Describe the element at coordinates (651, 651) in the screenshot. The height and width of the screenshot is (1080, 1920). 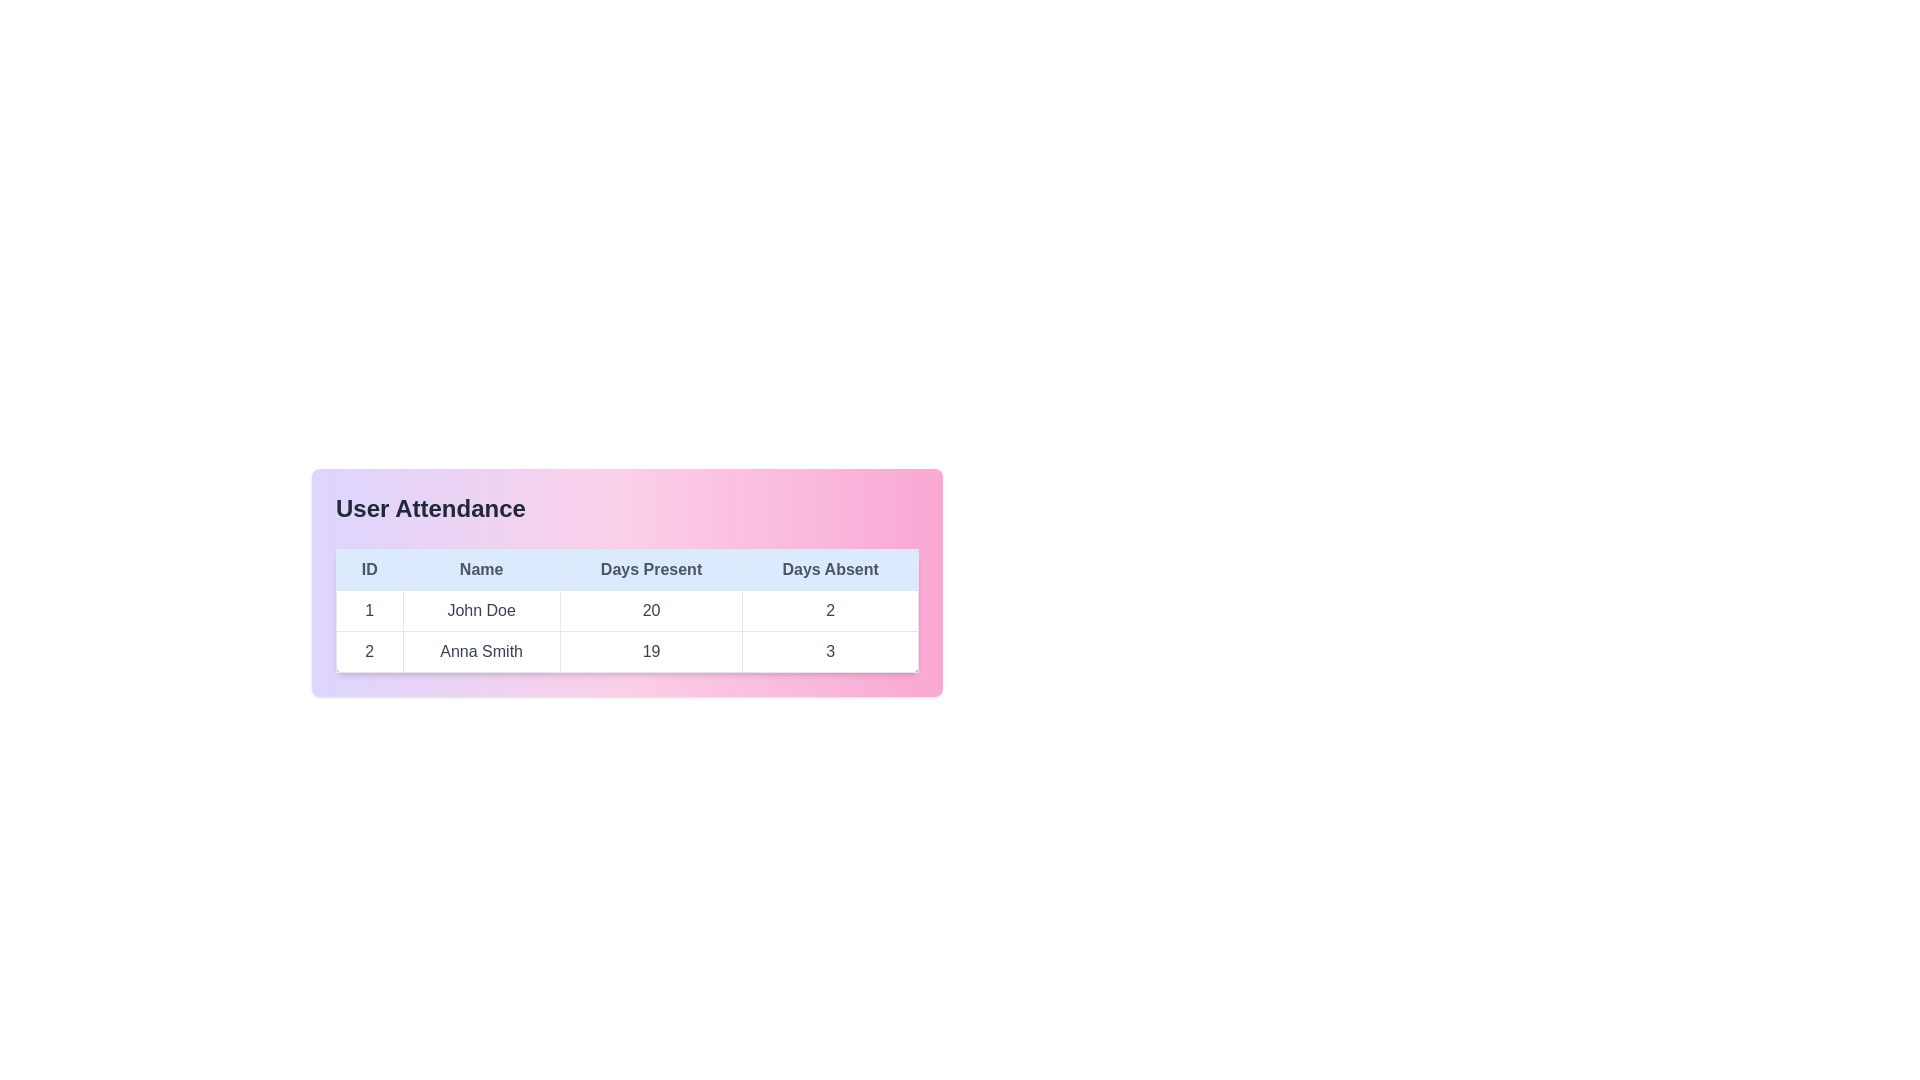
I see `the table cell containing the text '19', which is the third cell in the second row under the 'Days Present' column` at that location.